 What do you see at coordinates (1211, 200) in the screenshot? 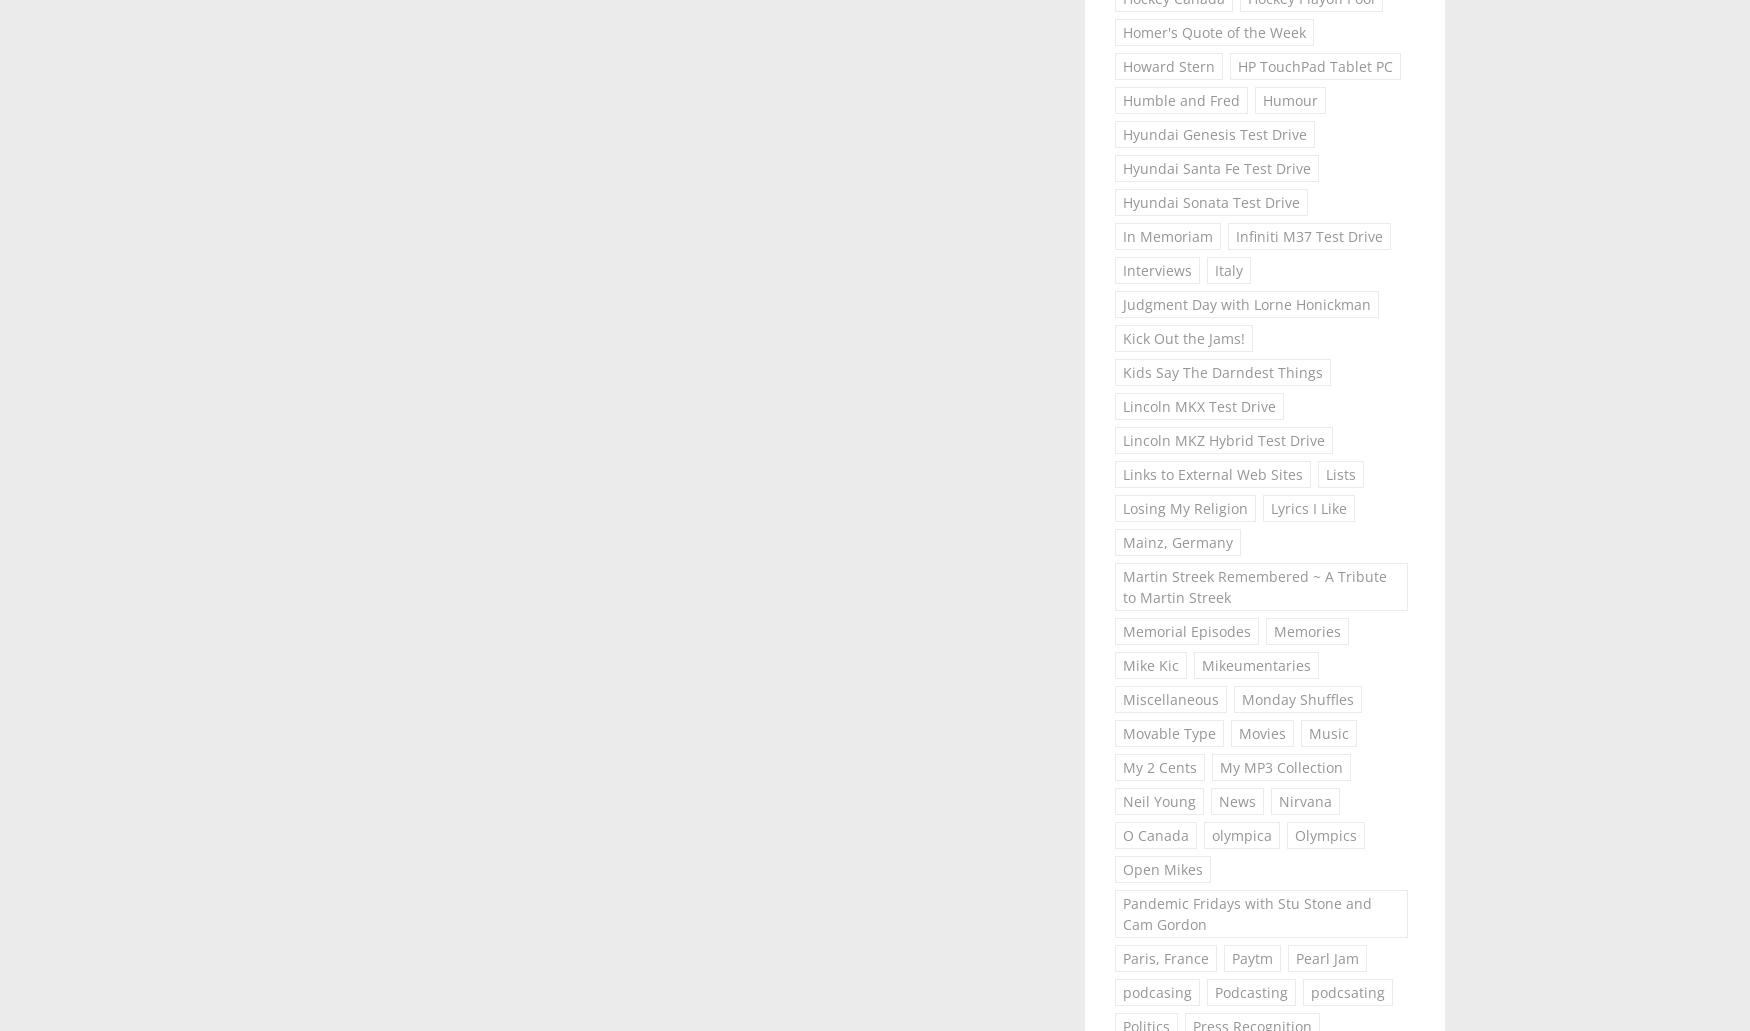
I see `'Hyundai Sonata Test Drive'` at bounding box center [1211, 200].